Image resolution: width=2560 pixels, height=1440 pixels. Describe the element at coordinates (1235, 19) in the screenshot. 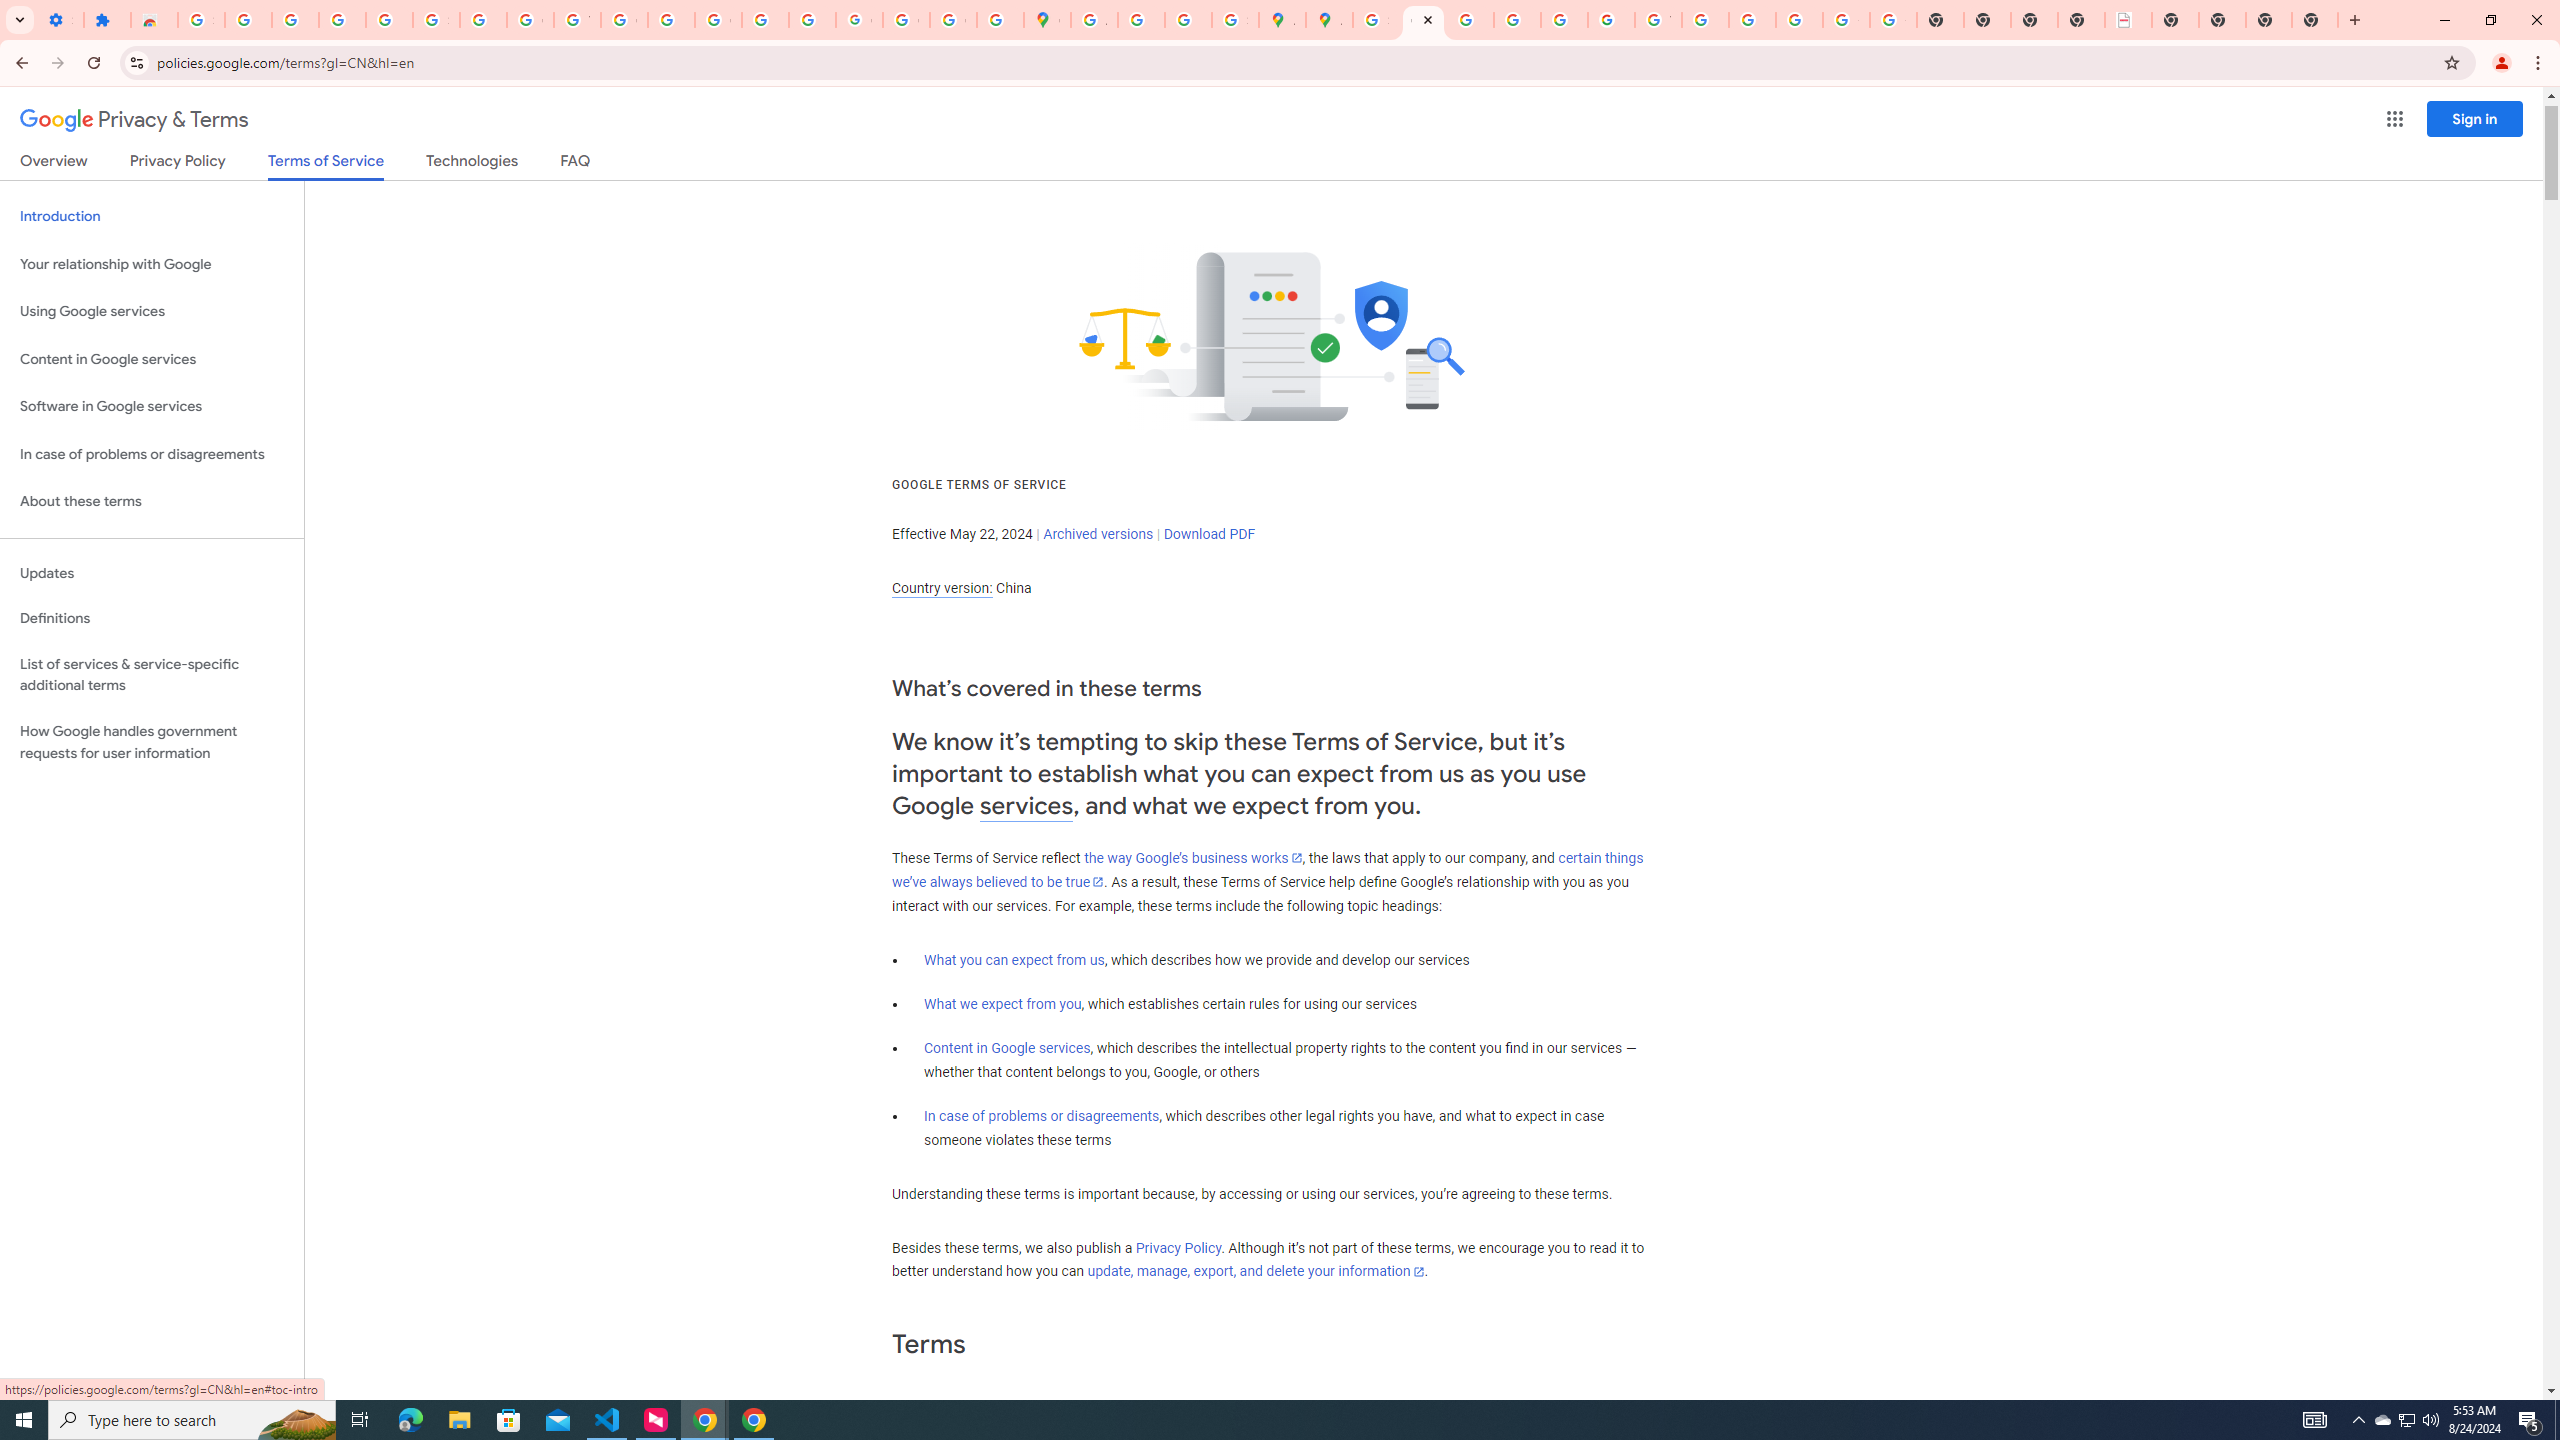

I see `'Safety in Our Products - Google Safety Center'` at that location.